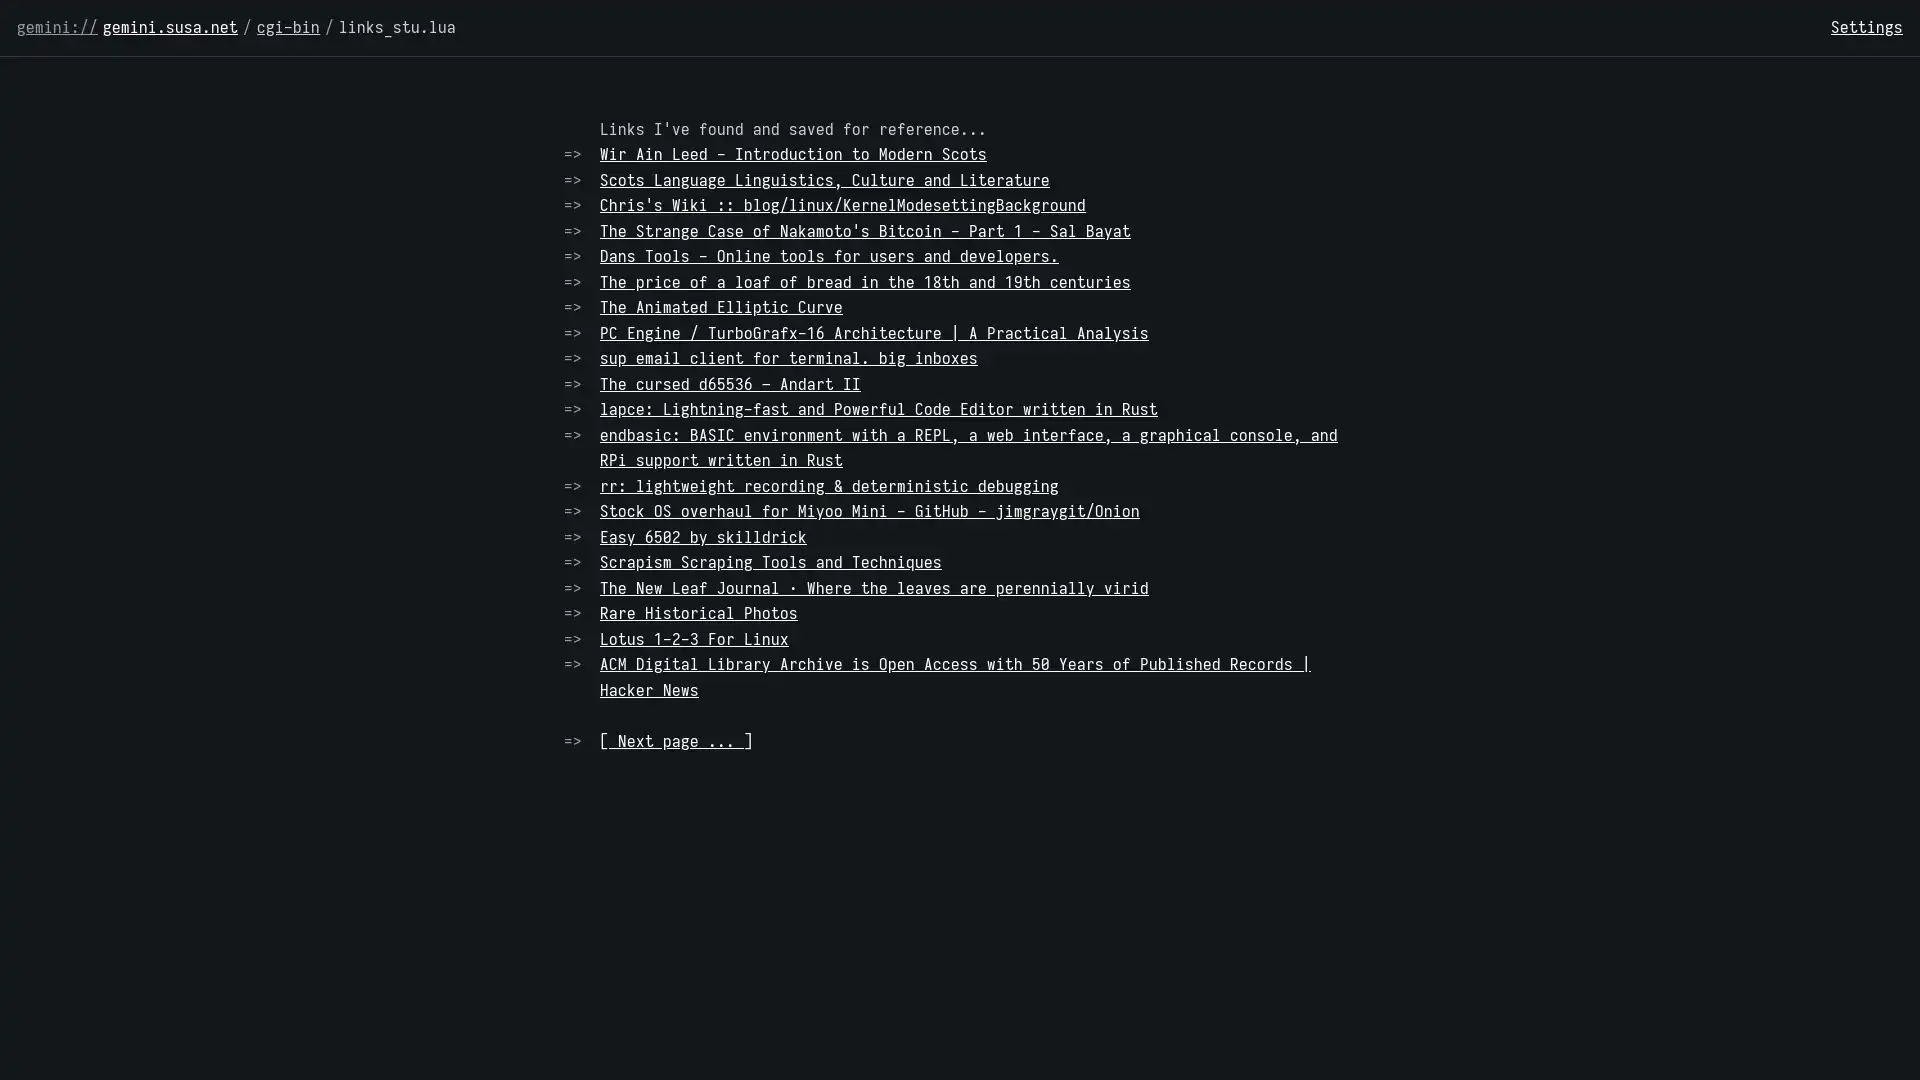 This screenshot has height=1080, width=1920. What do you see at coordinates (1866, 27) in the screenshot?
I see `Settings` at bounding box center [1866, 27].